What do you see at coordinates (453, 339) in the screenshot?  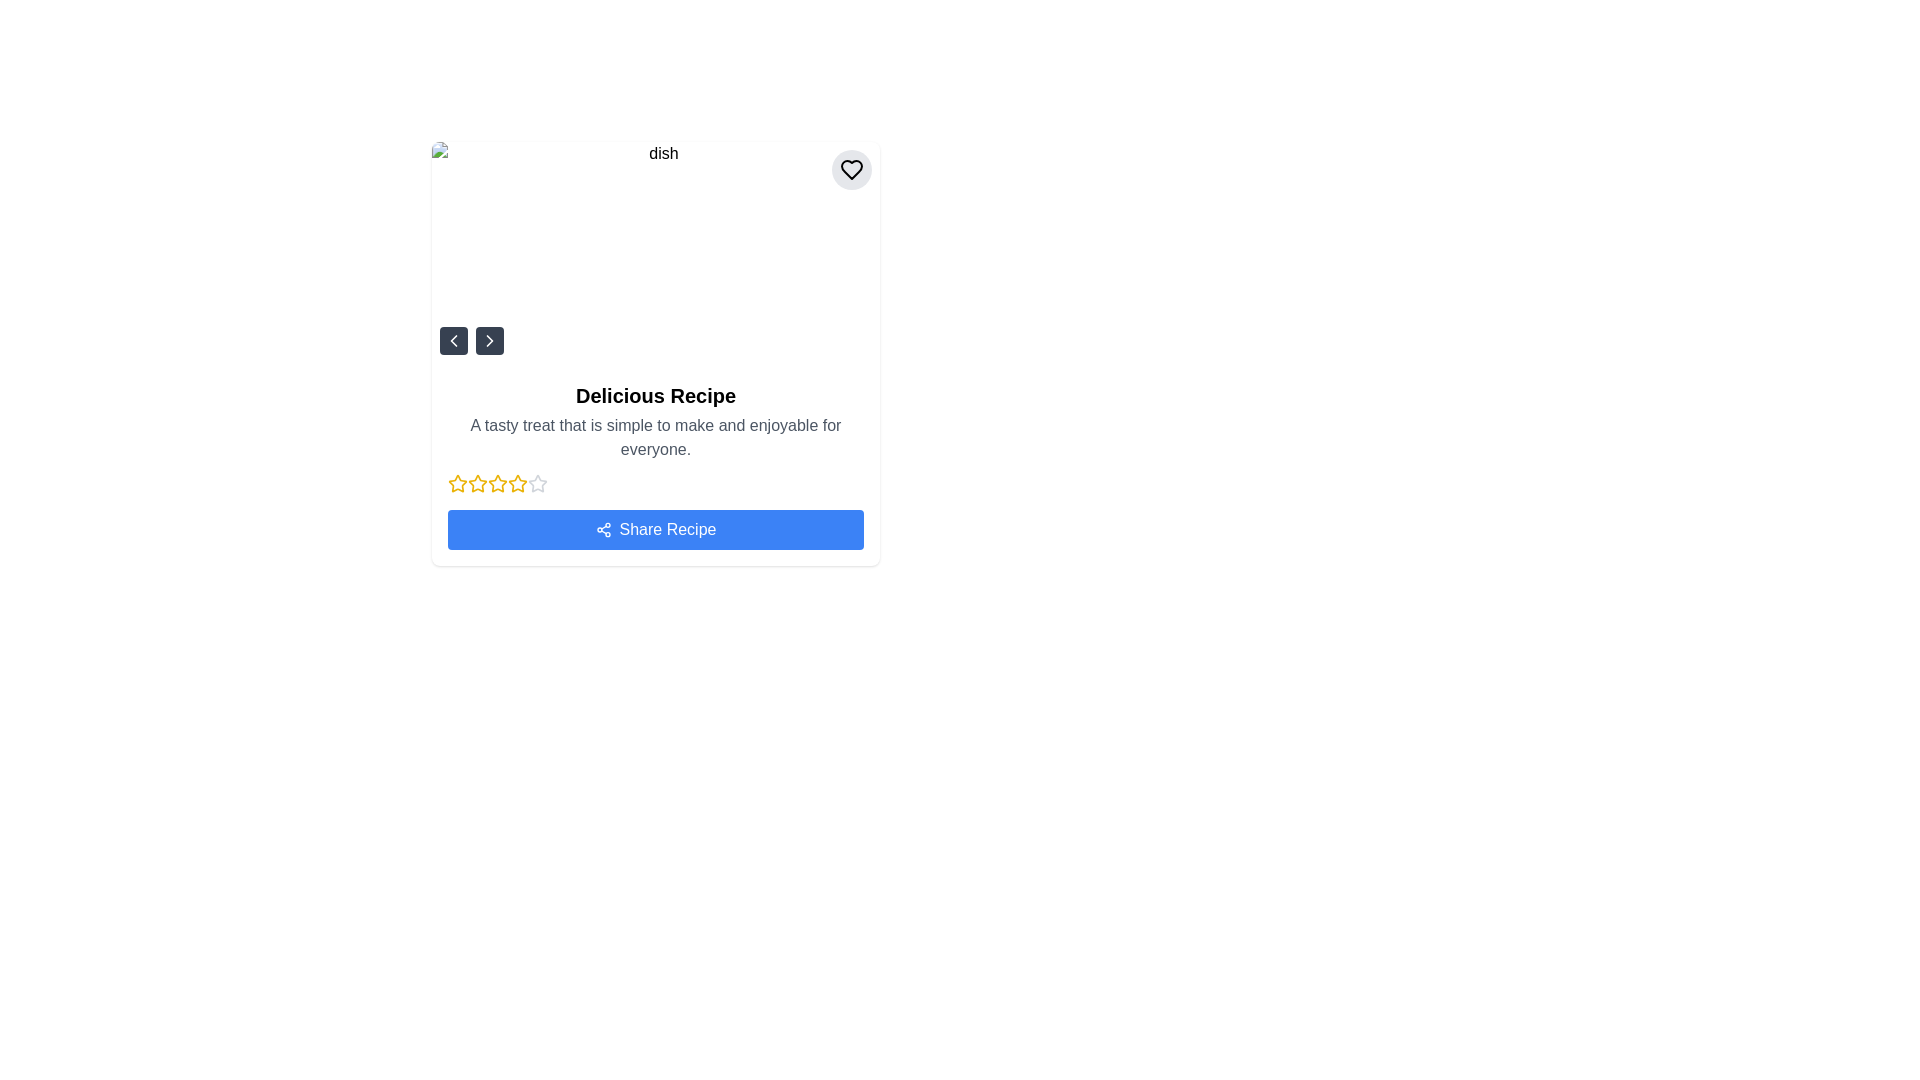 I see `the small square button with rounded corners that has a dark gray background and a white left-pointing chevron arrow symbol for keyboard navigation` at bounding box center [453, 339].